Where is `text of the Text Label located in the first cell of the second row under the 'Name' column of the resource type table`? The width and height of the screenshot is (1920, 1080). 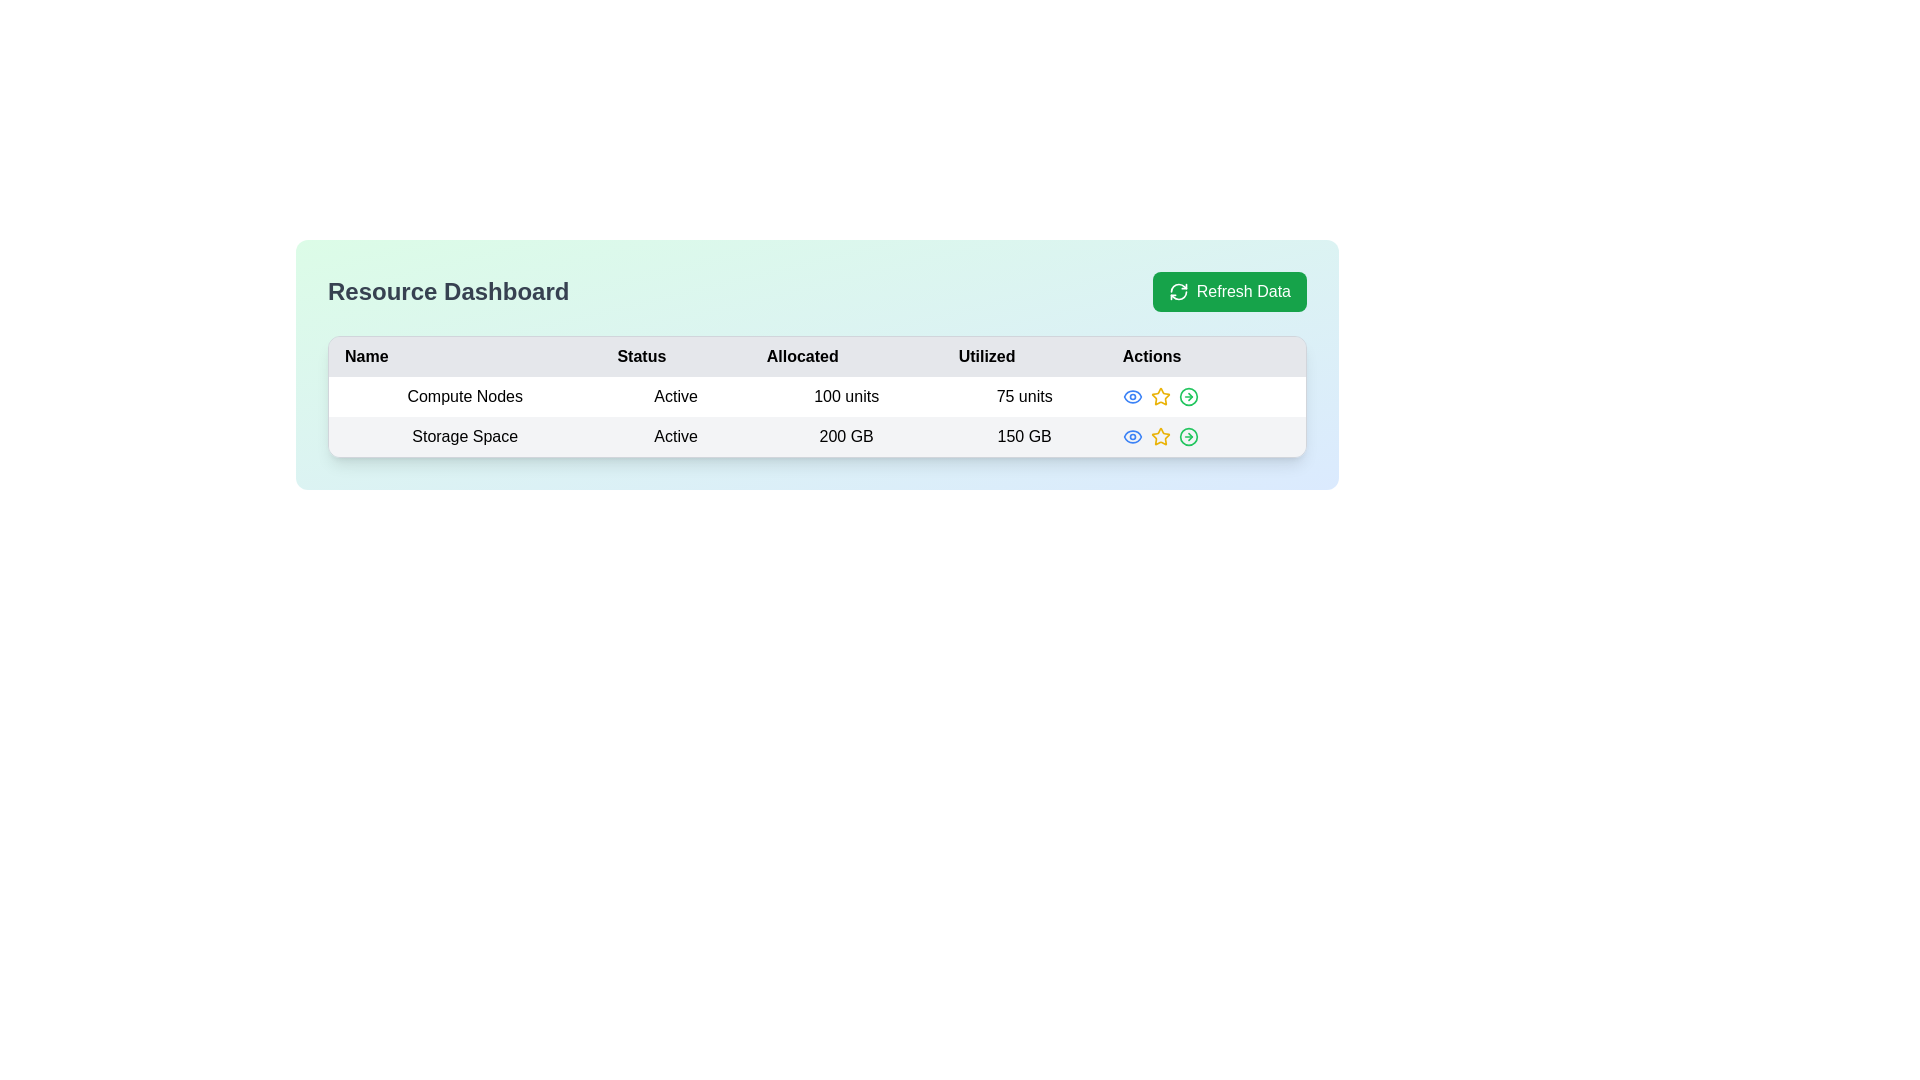
text of the Text Label located in the first cell of the second row under the 'Name' column of the resource type table is located at coordinates (464, 435).